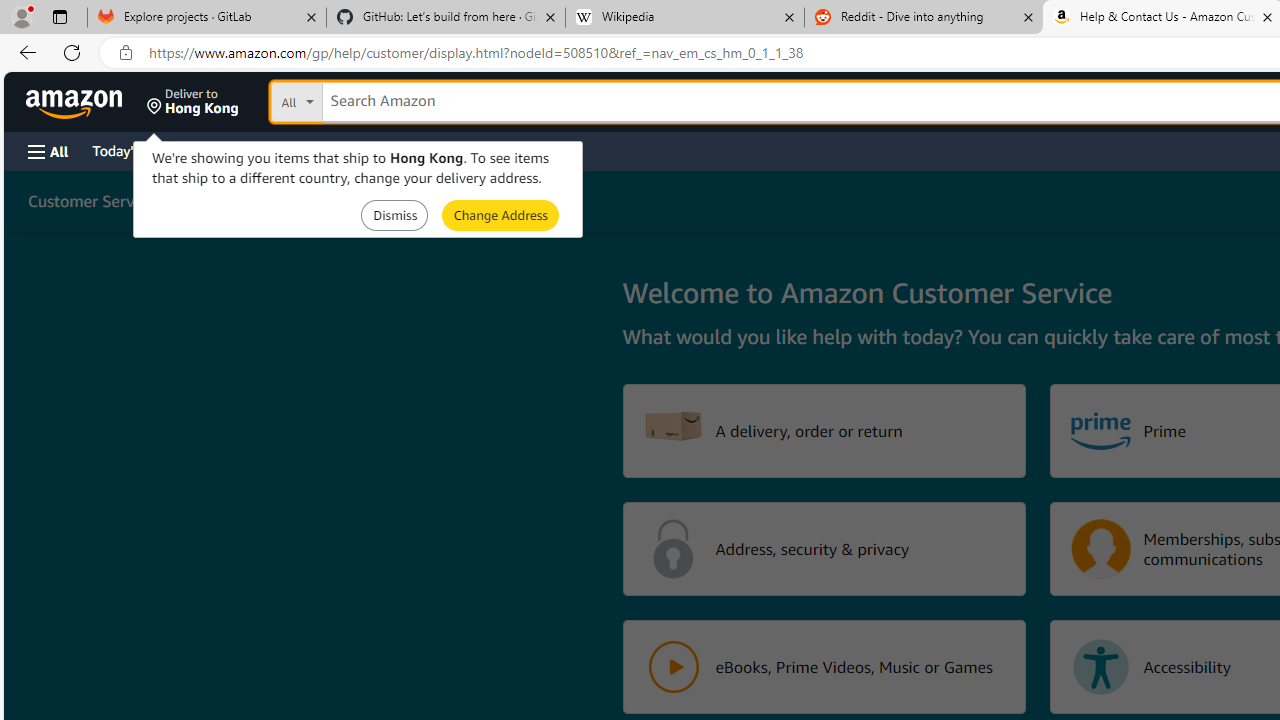  What do you see at coordinates (193, 101) in the screenshot?
I see `'Deliver to Hong Kong'` at bounding box center [193, 101].